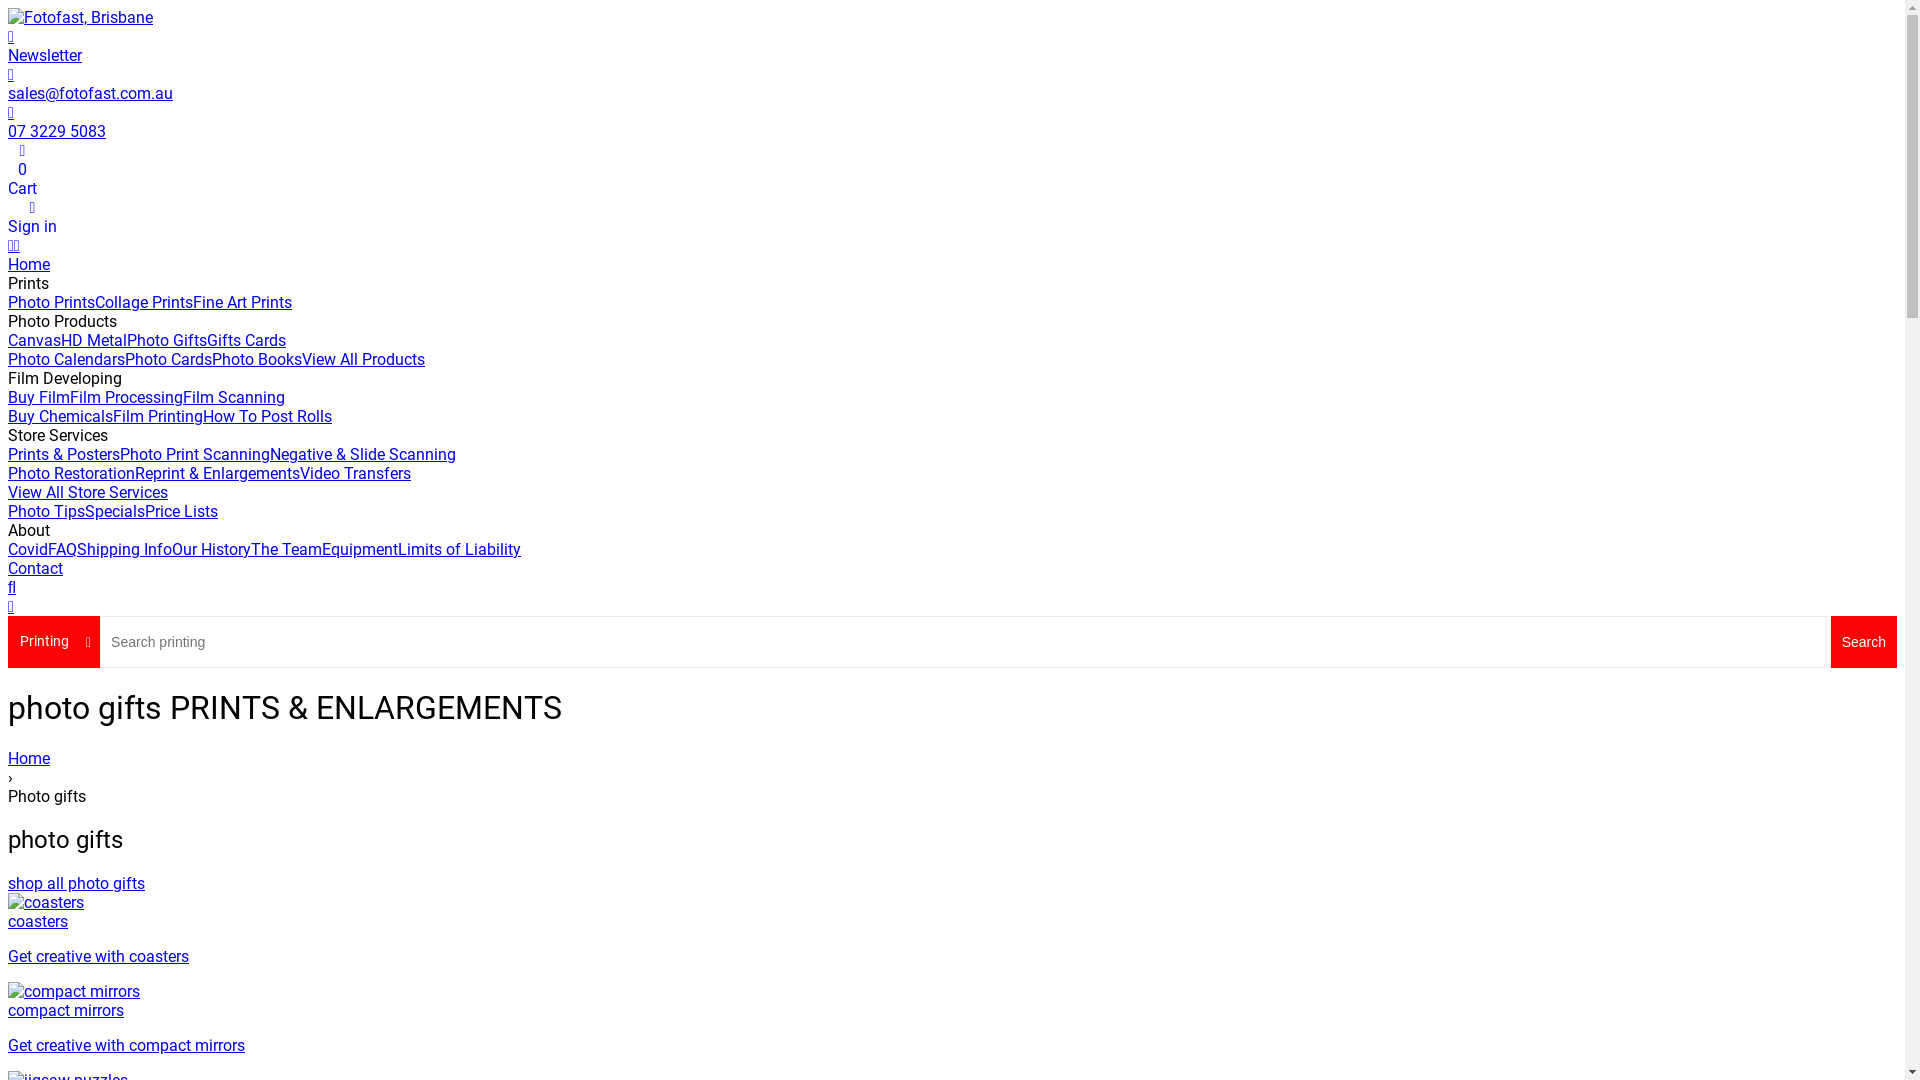 The image size is (1920, 1080). What do you see at coordinates (60, 415) in the screenshot?
I see `'Buy Chemicals'` at bounding box center [60, 415].